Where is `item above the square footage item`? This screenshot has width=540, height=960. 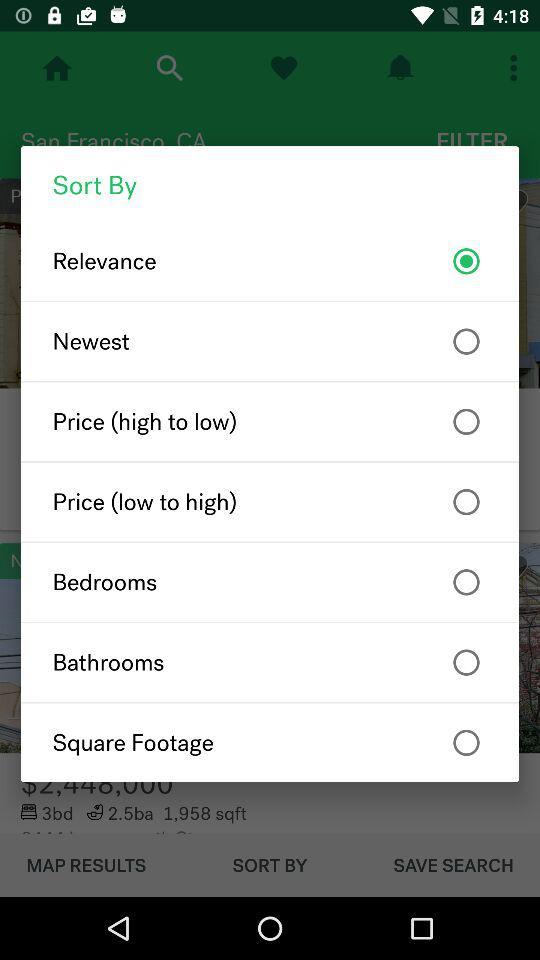 item above the square footage item is located at coordinates (270, 662).